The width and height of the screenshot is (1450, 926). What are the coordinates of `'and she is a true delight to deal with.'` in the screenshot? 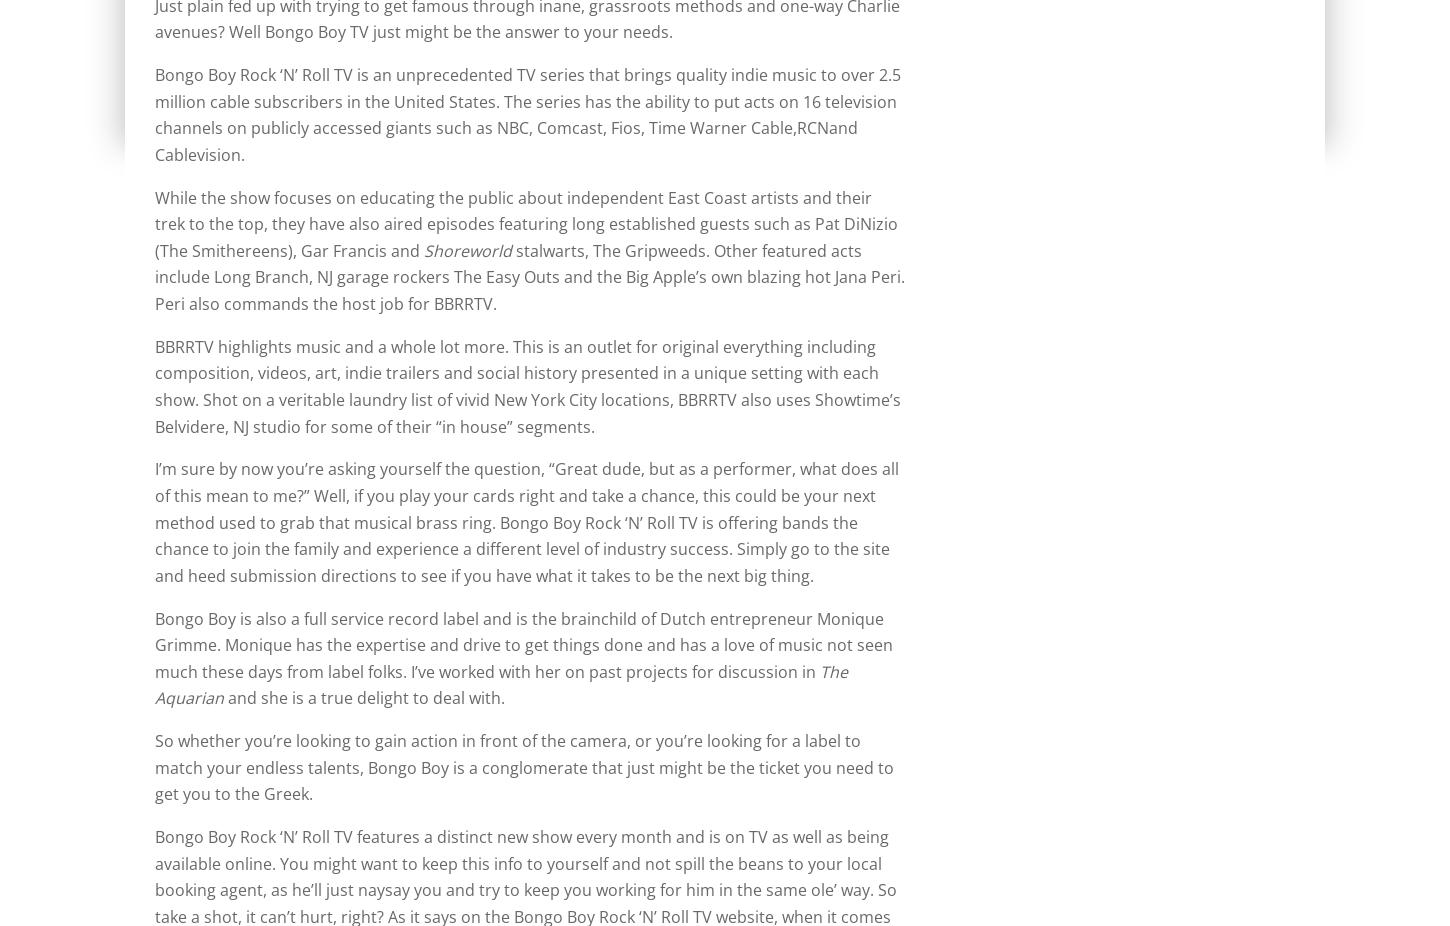 It's located at (363, 698).